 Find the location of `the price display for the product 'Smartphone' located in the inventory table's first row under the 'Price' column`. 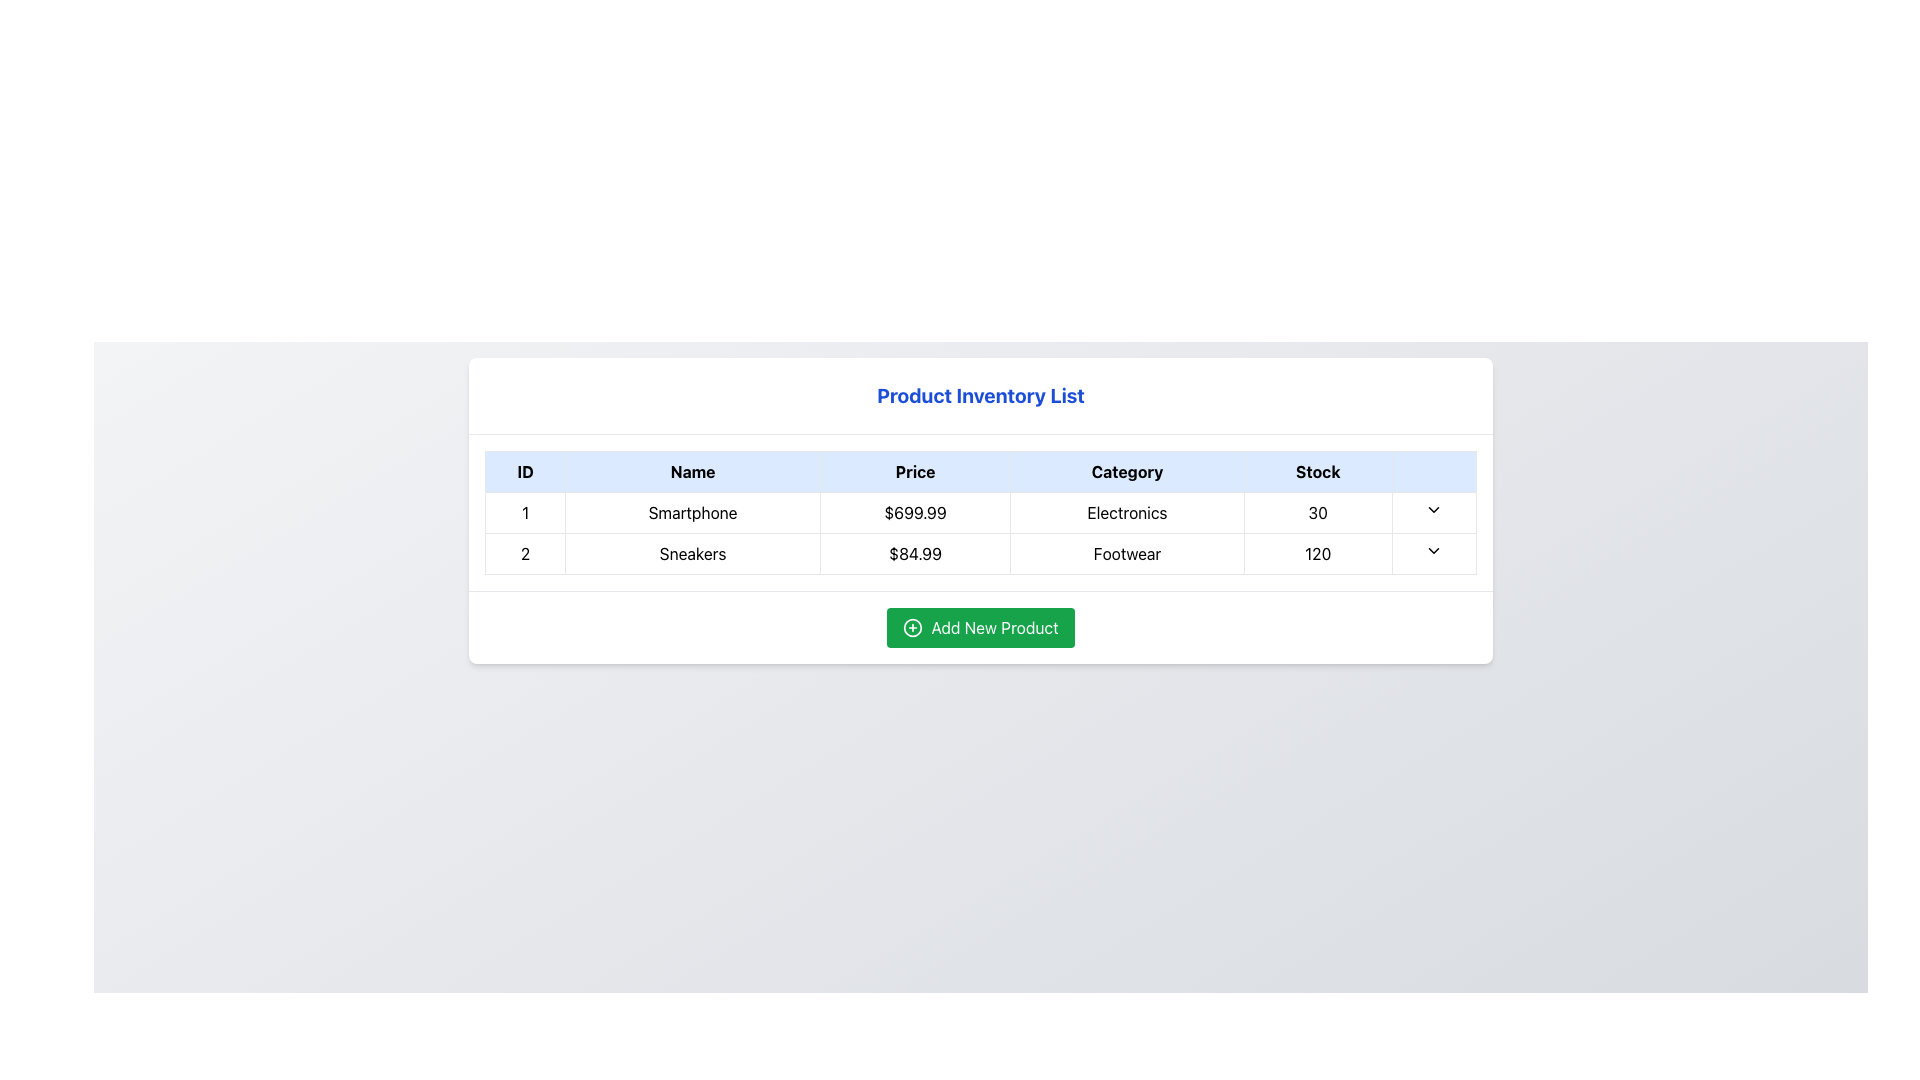

the price display for the product 'Smartphone' located in the inventory table's first row under the 'Price' column is located at coordinates (914, 512).